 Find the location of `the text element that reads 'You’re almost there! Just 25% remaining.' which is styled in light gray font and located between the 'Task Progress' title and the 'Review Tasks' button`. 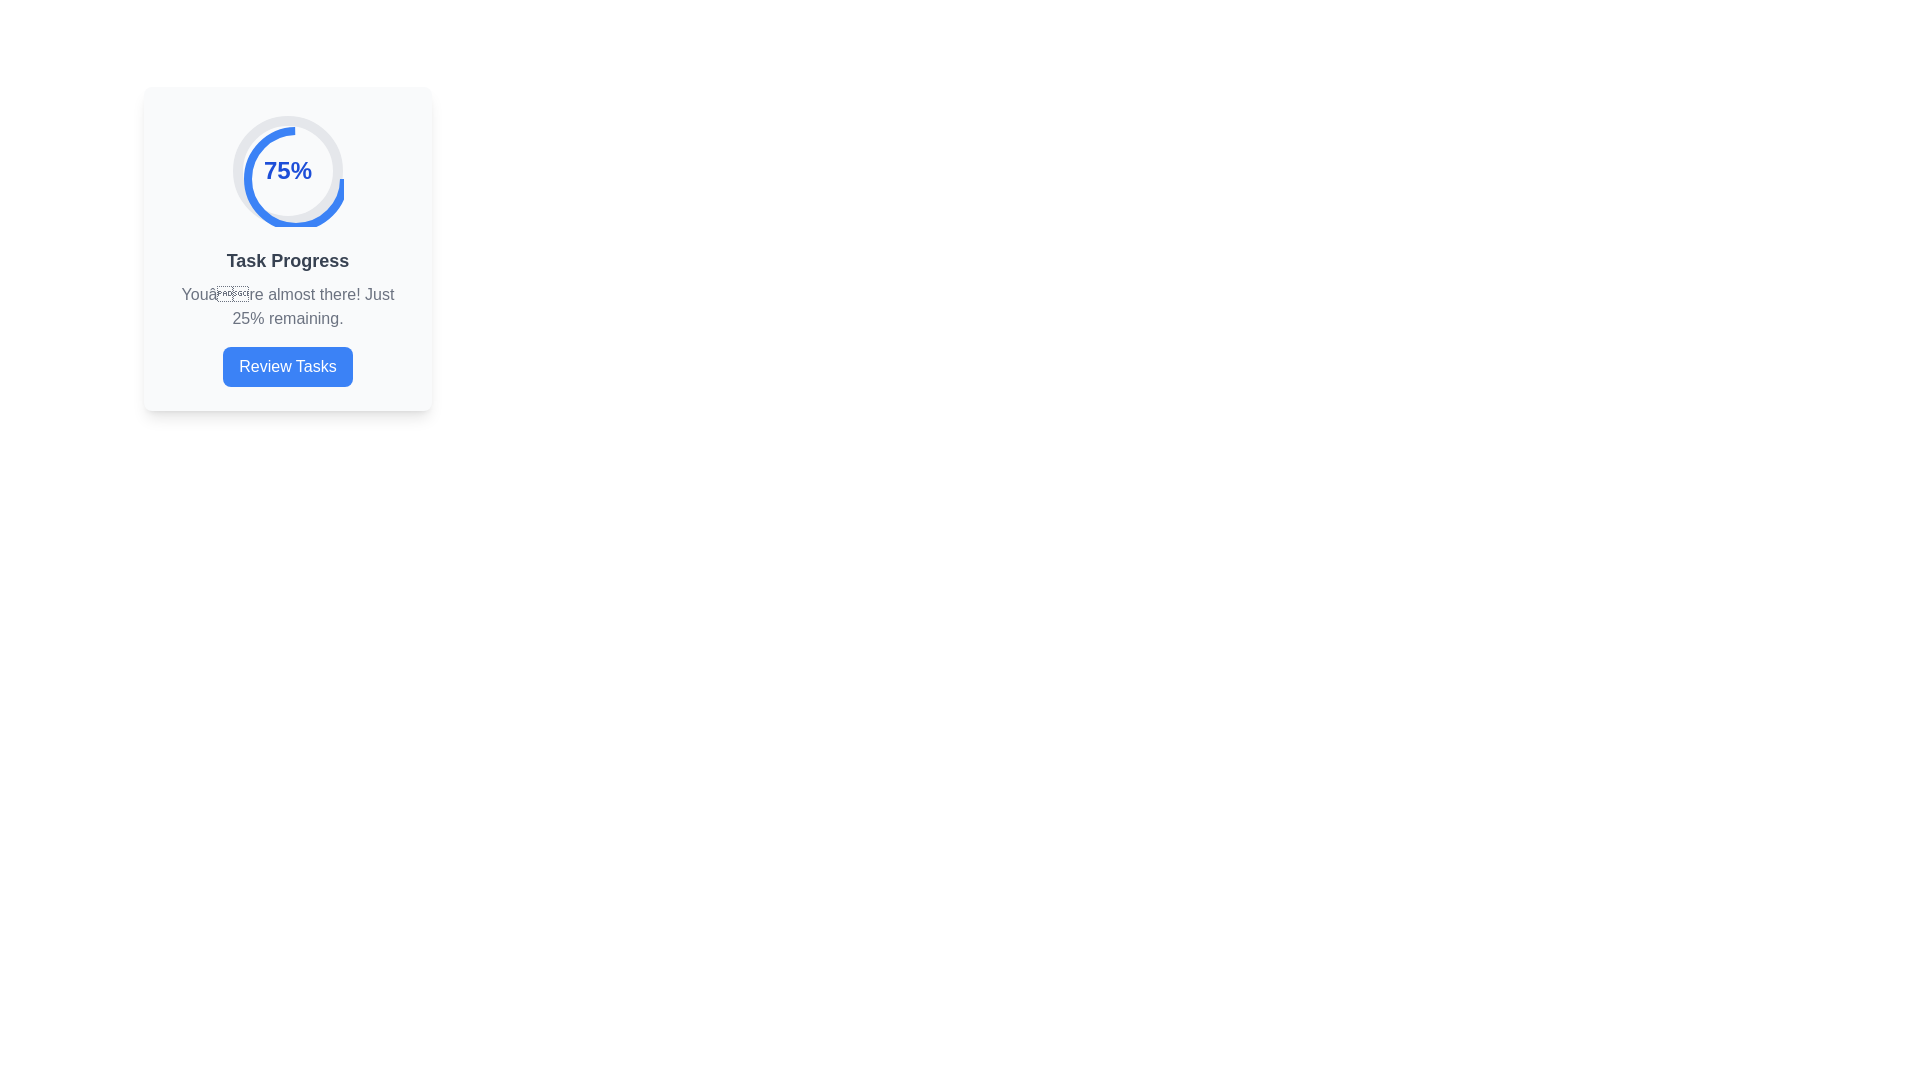

the text element that reads 'You’re almost there! Just 25% remaining.' which is styled in light gray font and located between the 'Task Progress' title and the 'Review Tasks' button is located at coordinates (287, 307).